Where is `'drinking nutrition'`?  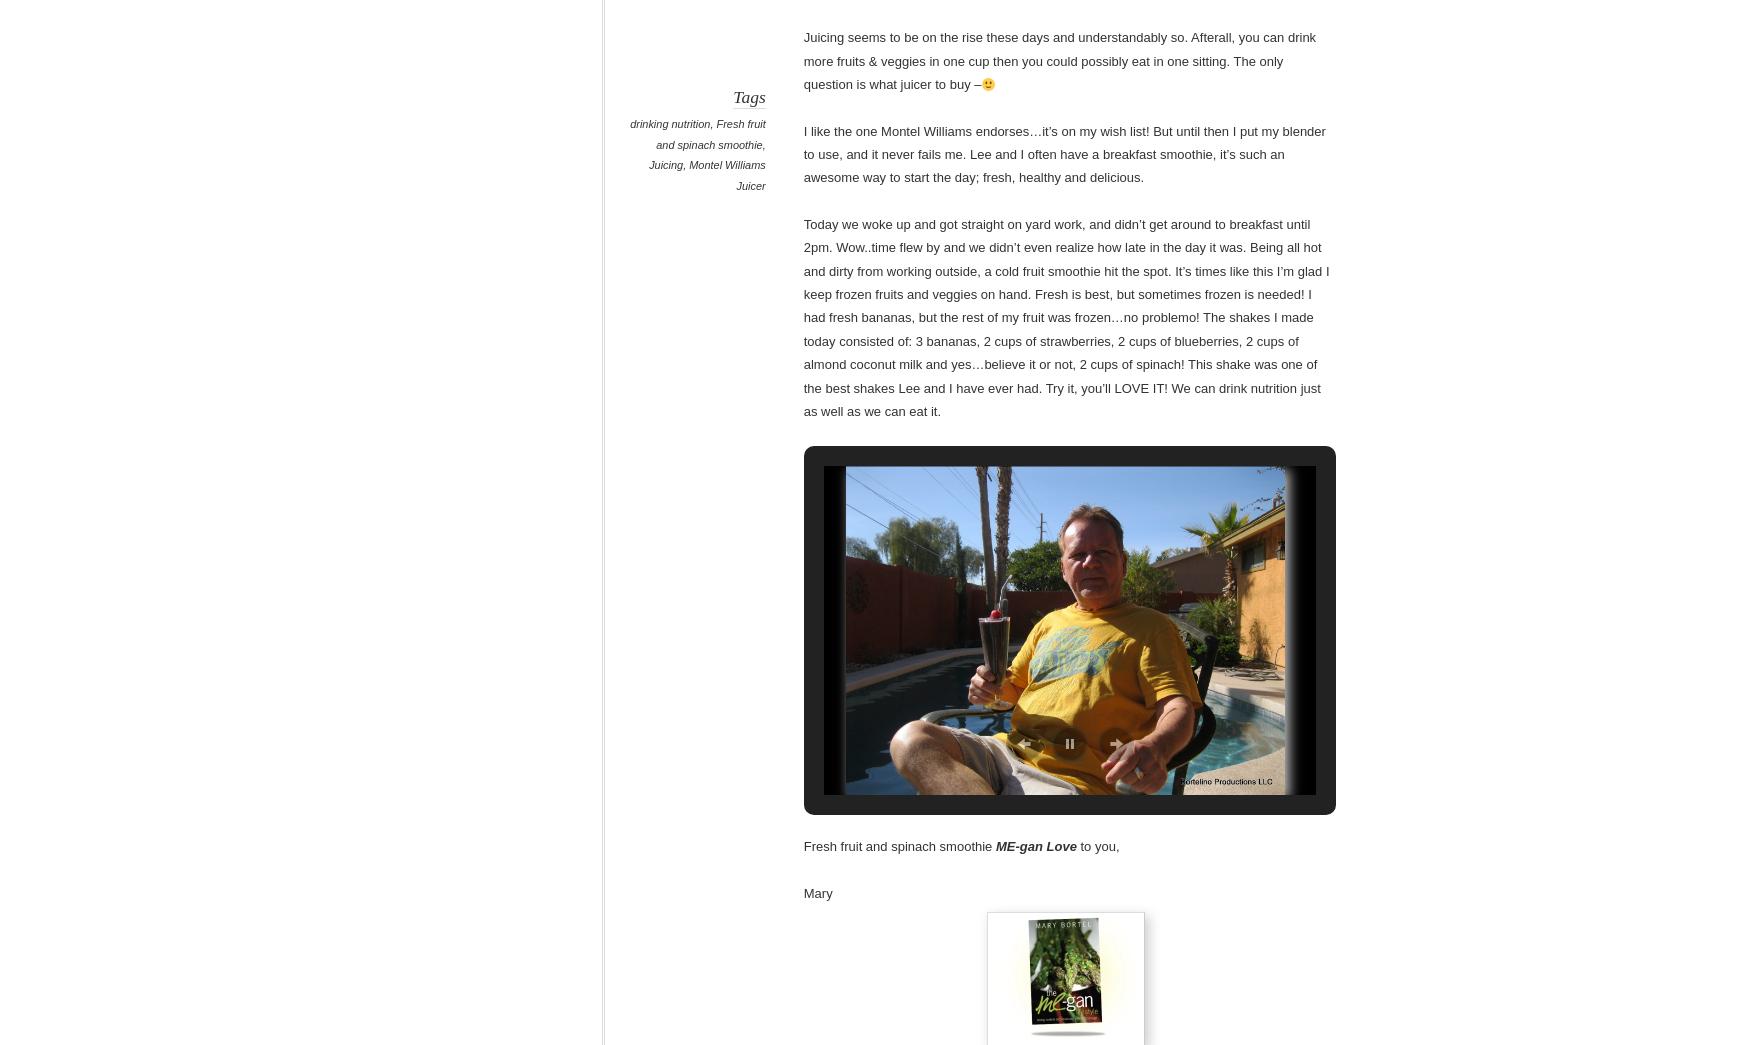
'drinking nutrition' is located at coordinates (670, 123).